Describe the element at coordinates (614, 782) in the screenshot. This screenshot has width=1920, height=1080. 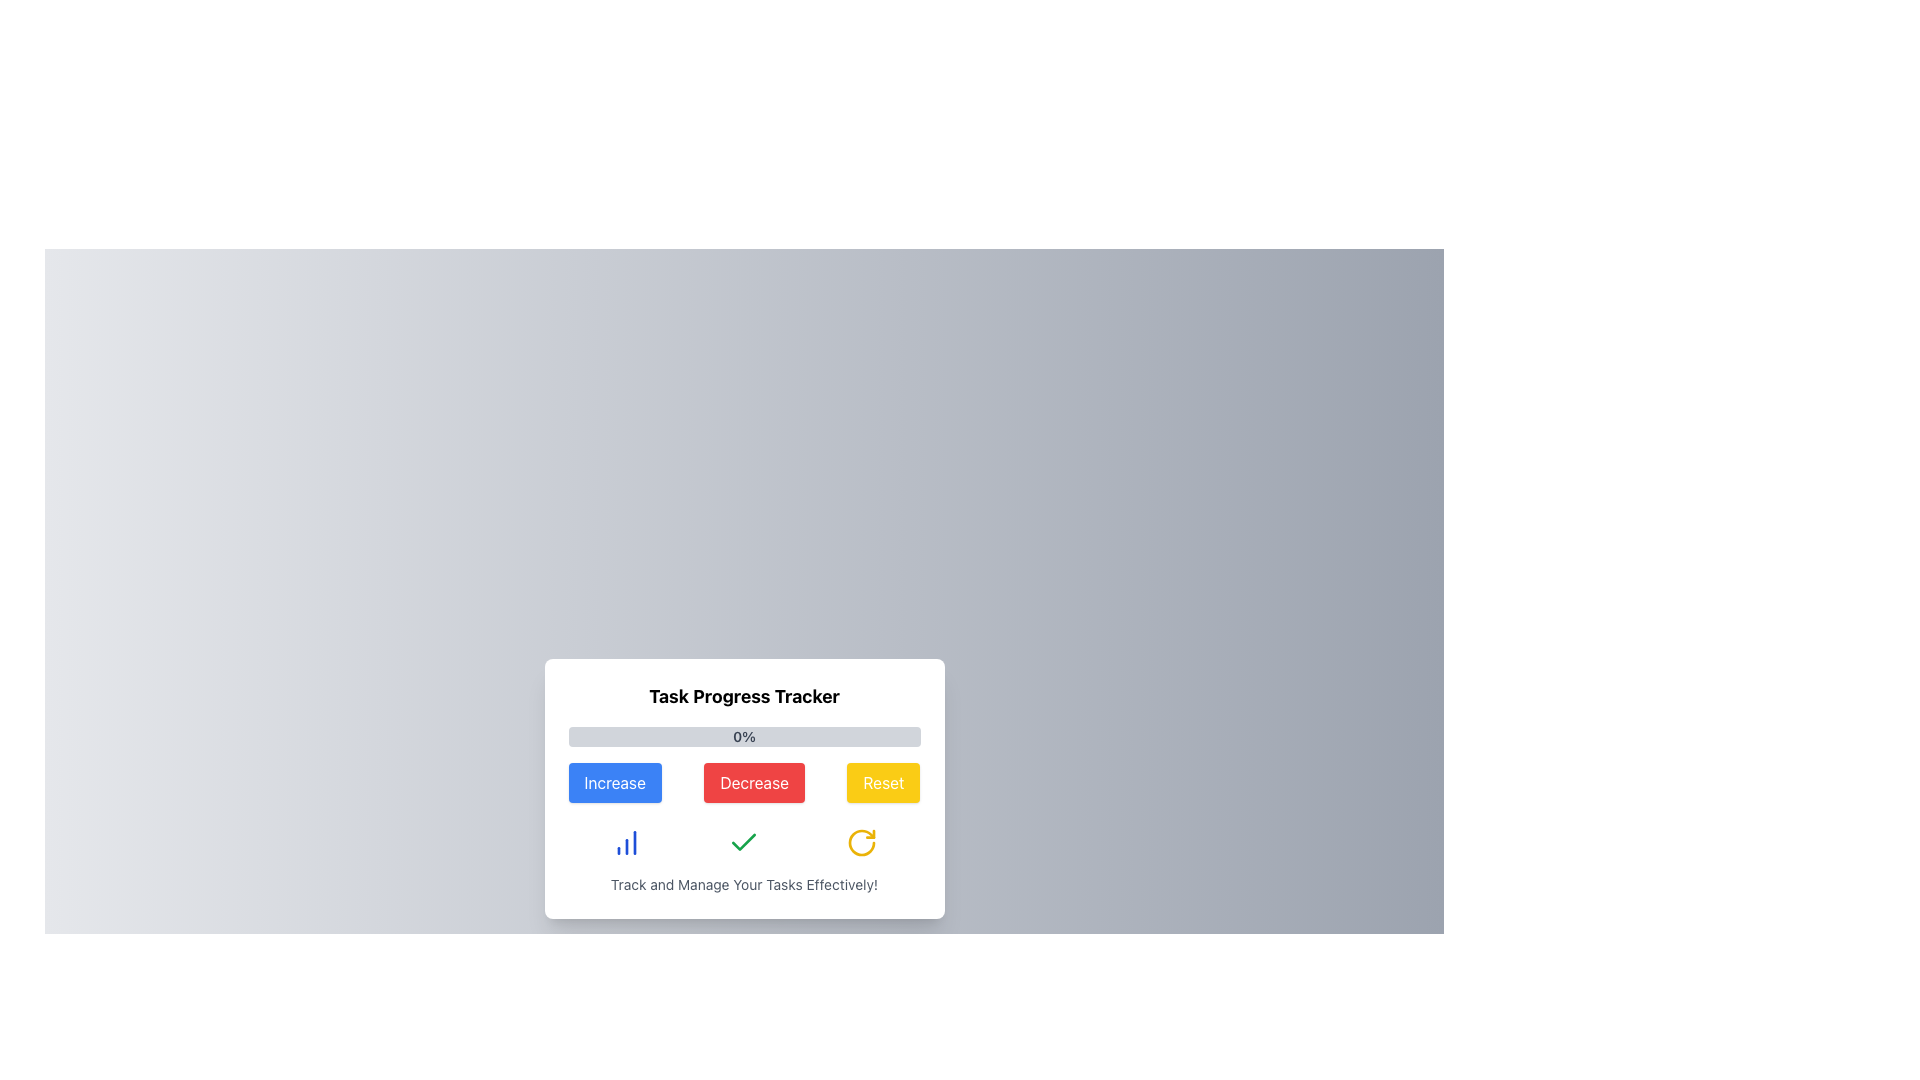
I see `the leftmost button in a row of three buttons that increases a value or progress, which is located under a progress bar labeled '0%'` at that location.